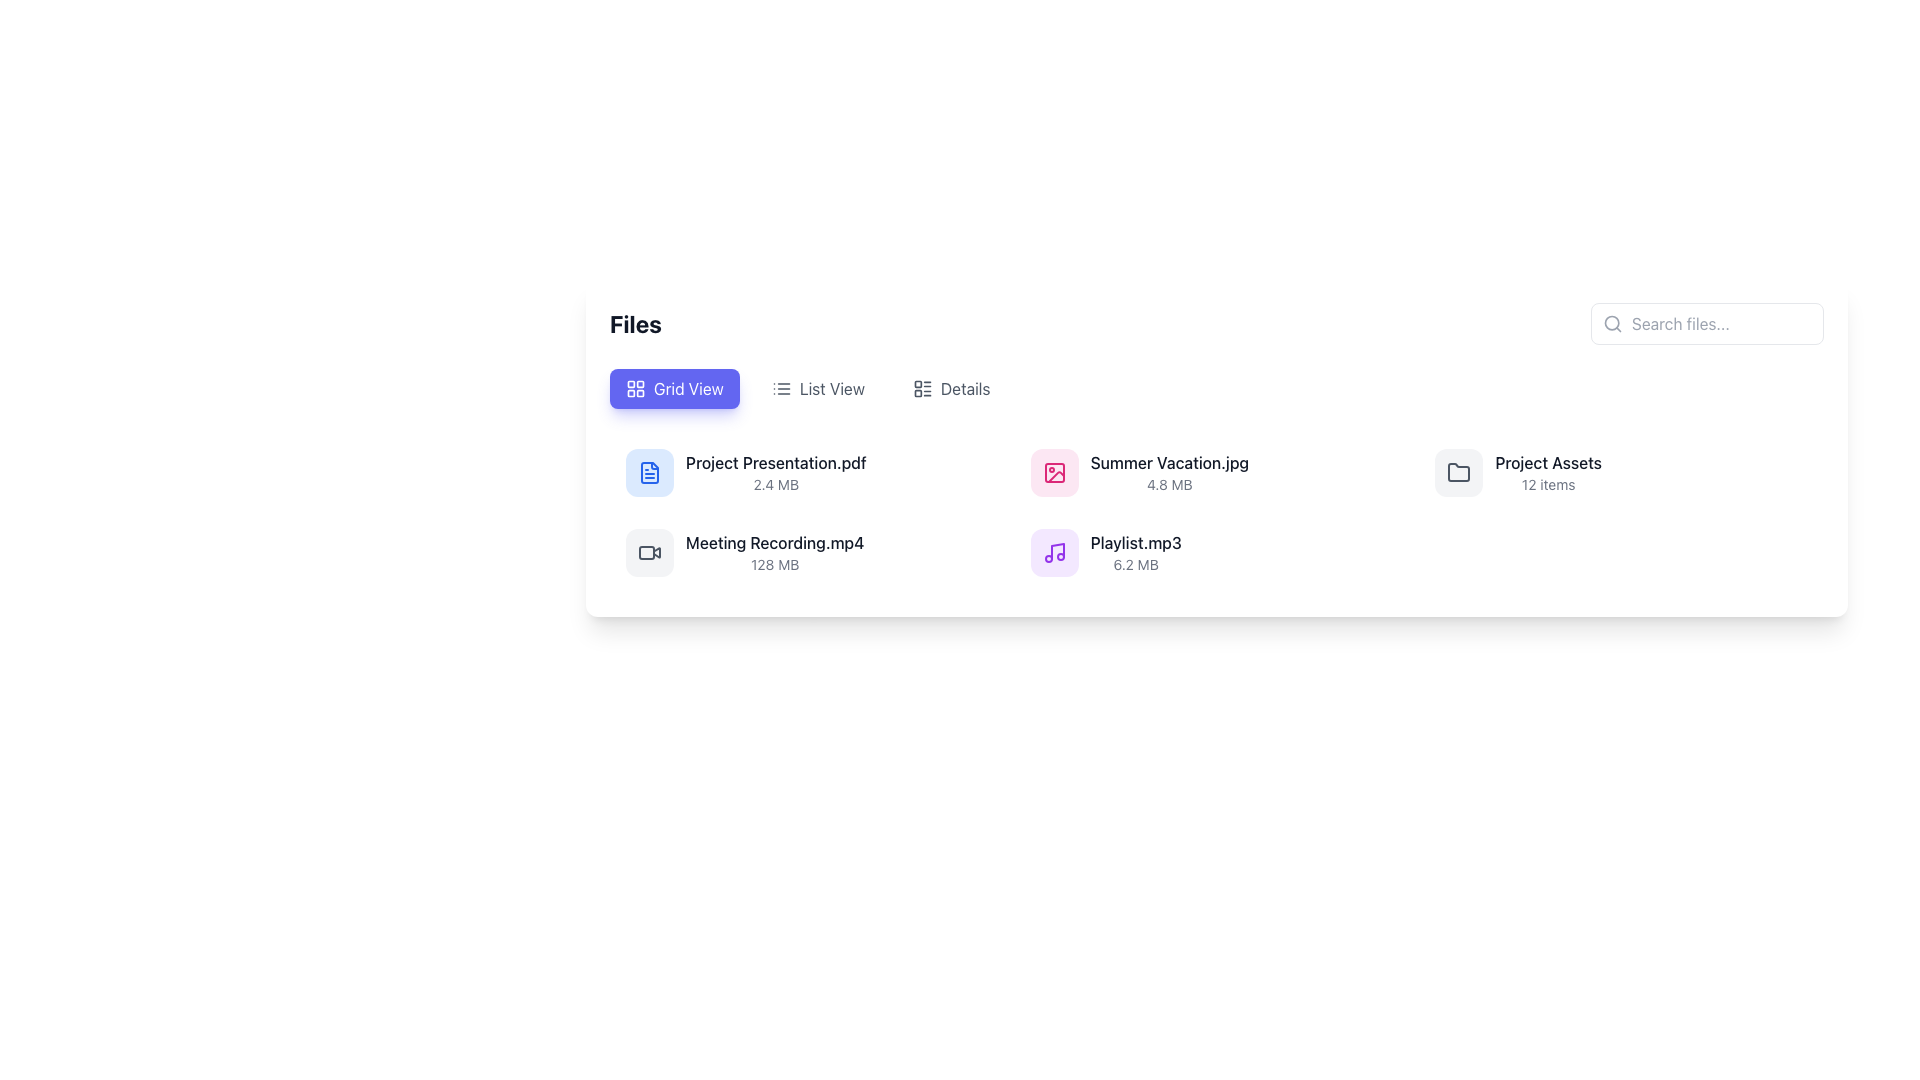 Image resolution: width=1920 pixels, height=1080 pixels. Describe the element at coordinates (1215, 473) in the screenshot. I see `the second File representation card in the grid, which represents an image file` at that location.